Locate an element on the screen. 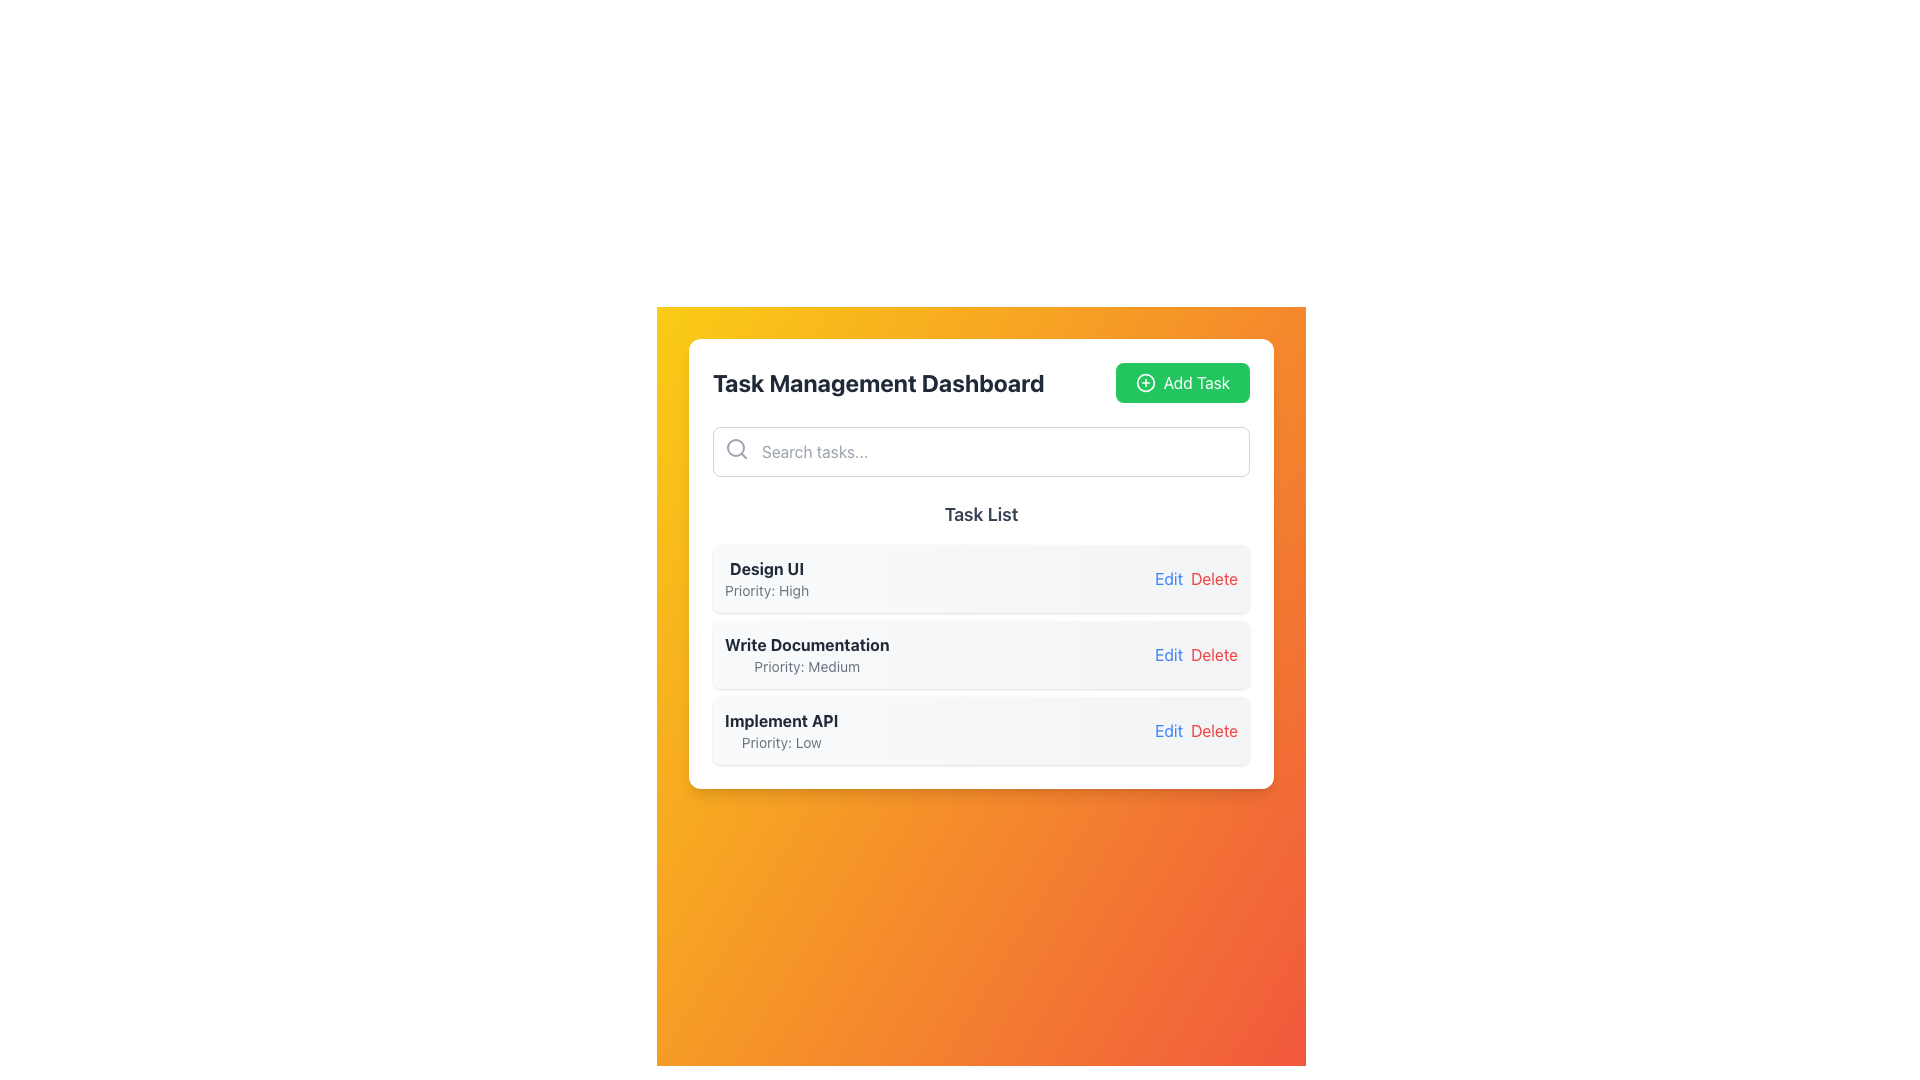 This screenshot has width=1920, height=1080. the 'Medium' priority Text Label located below the 'Write Documentation' task in the task list interface is located at coordinates (807, 667).